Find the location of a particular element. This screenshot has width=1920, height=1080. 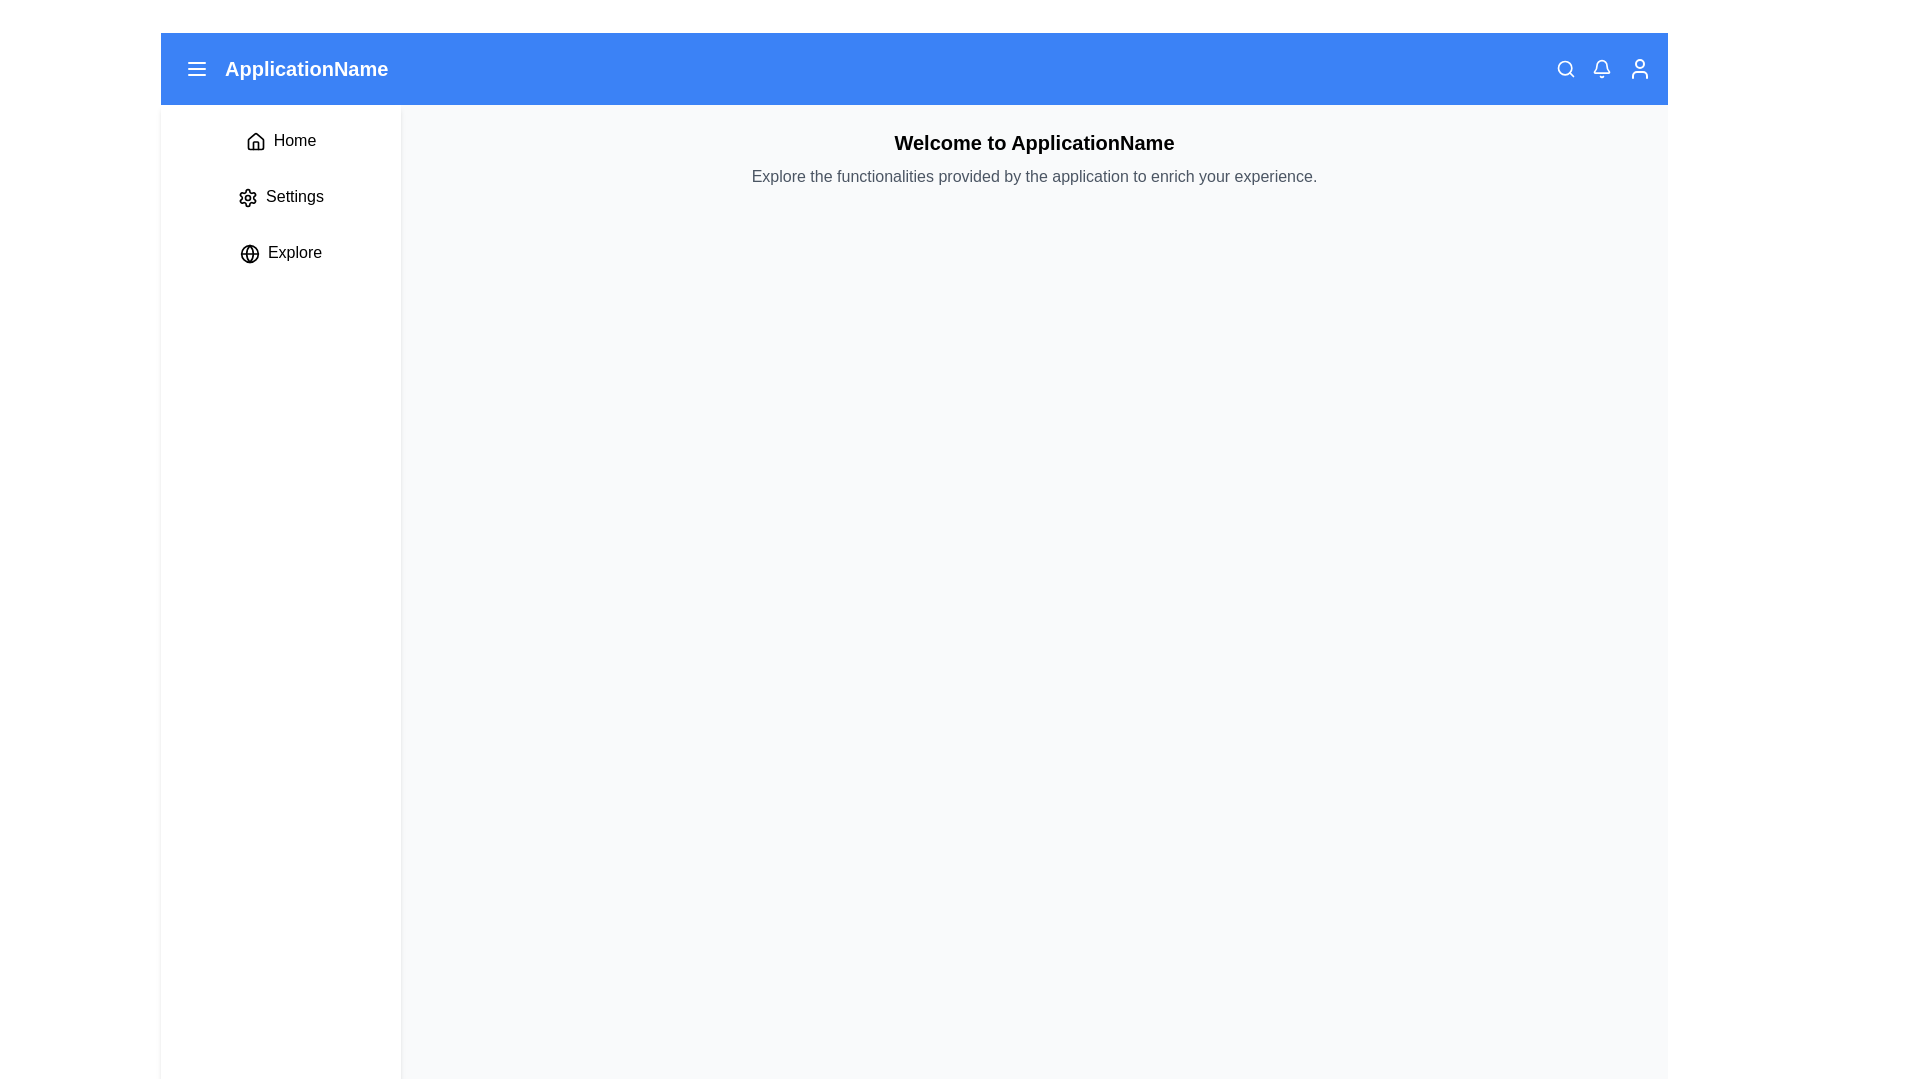

the circular globe icon with a minimalist black outline located in the 'Explore' navigation menu for navigation assistance is located at coordinates (248, 252).